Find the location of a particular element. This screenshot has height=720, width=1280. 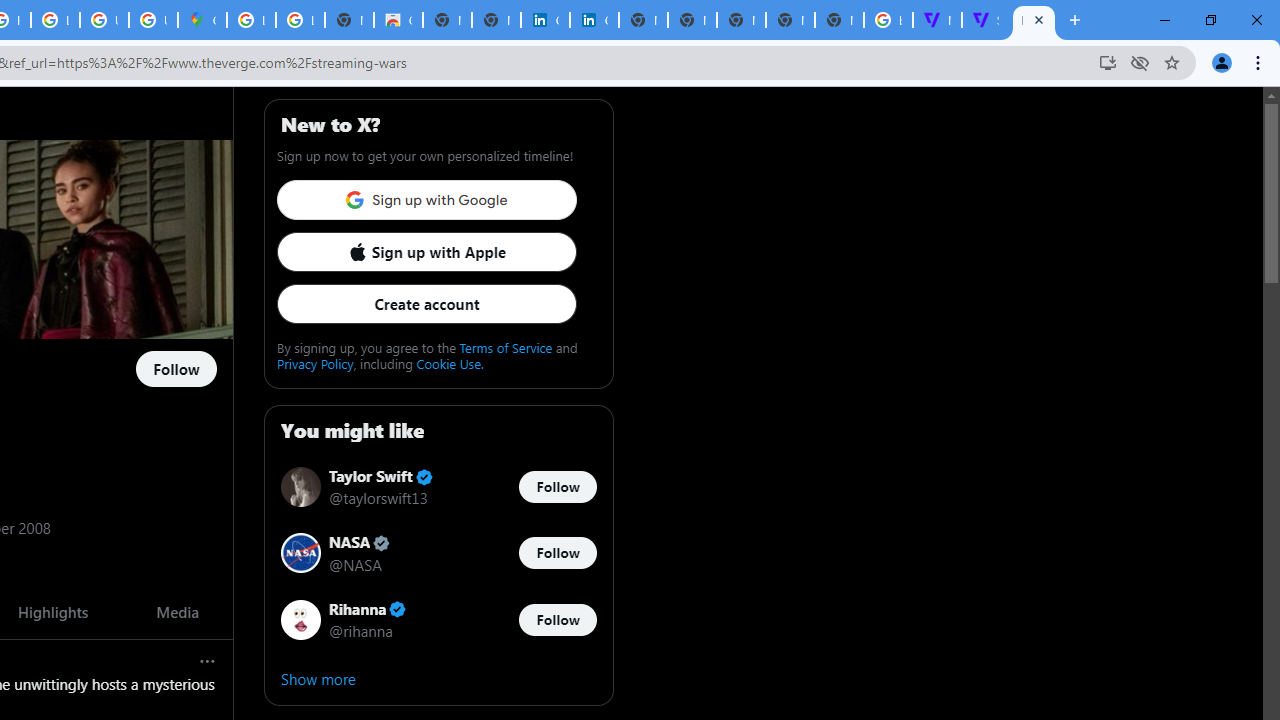

'Taylor Swift Verified account' is located at coordinates (381, 477).